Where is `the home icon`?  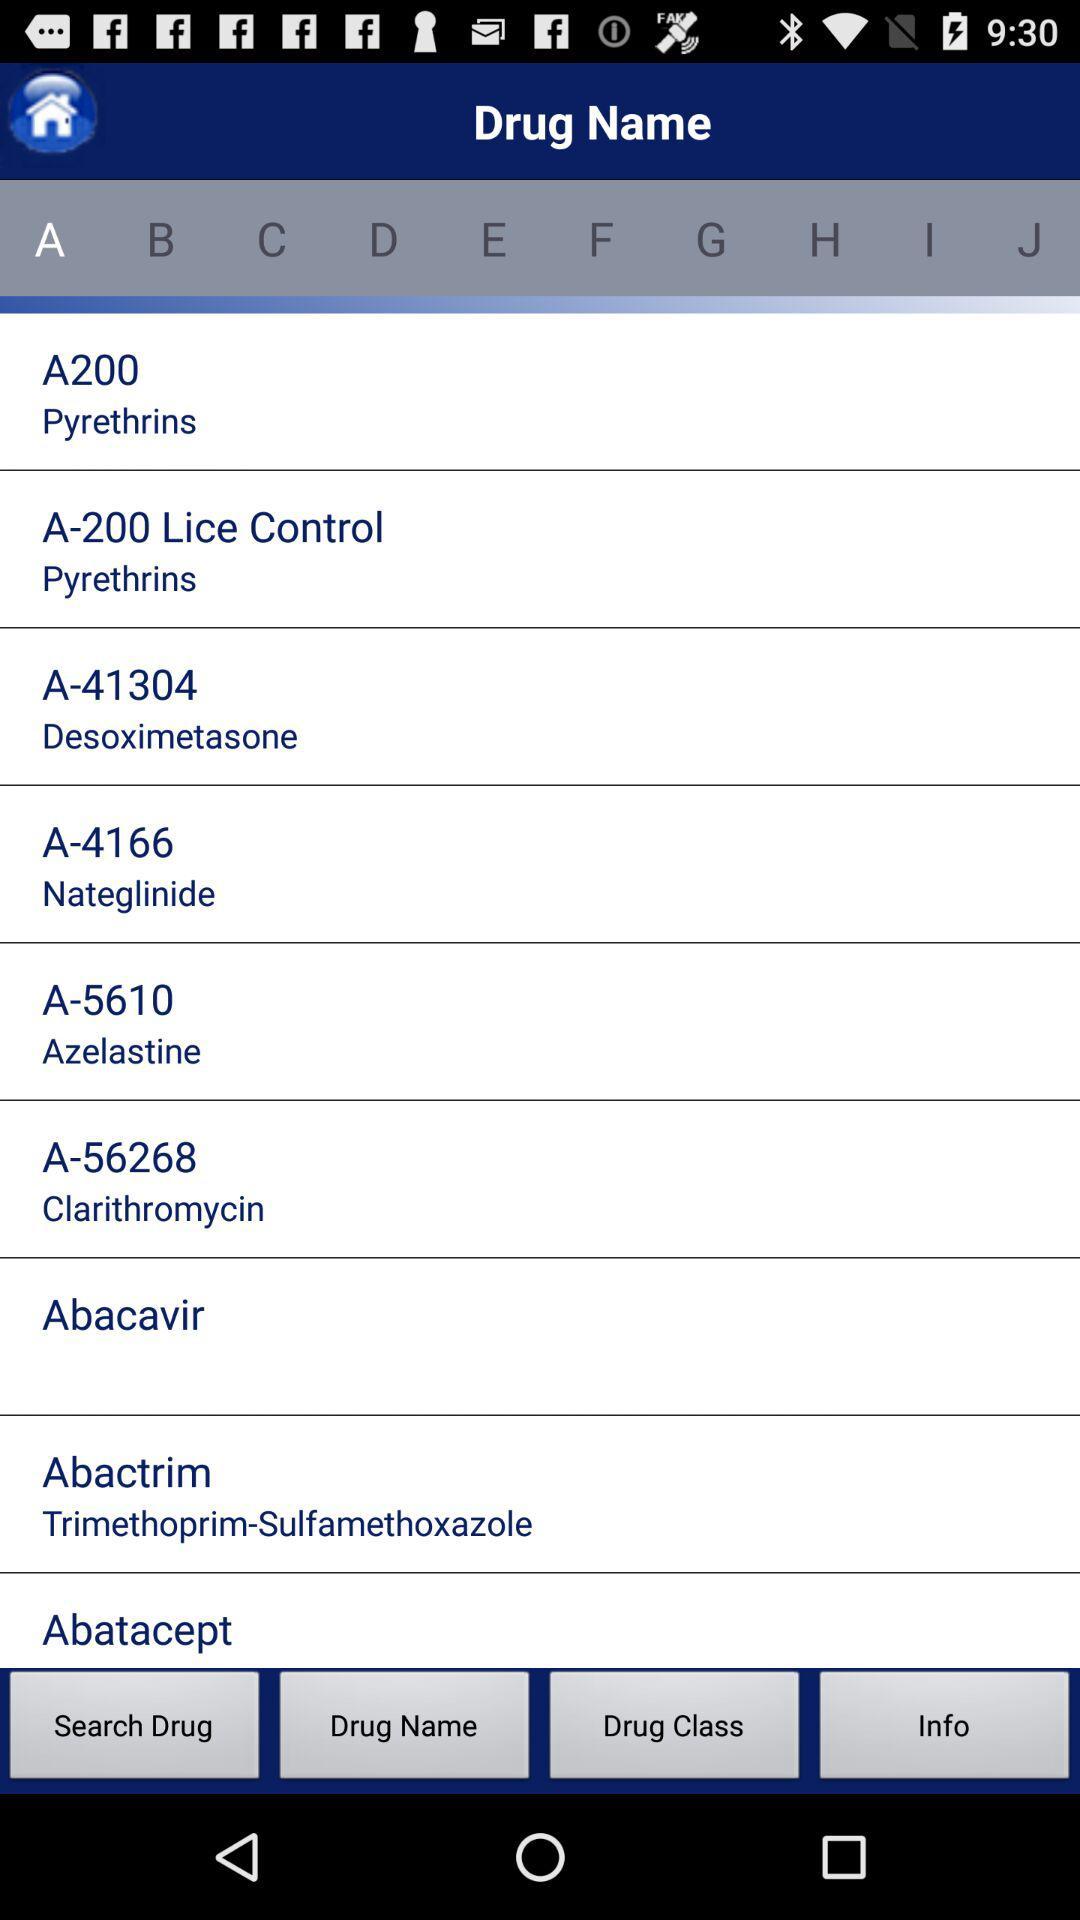
the home icon is located at coordinates (51, 122).